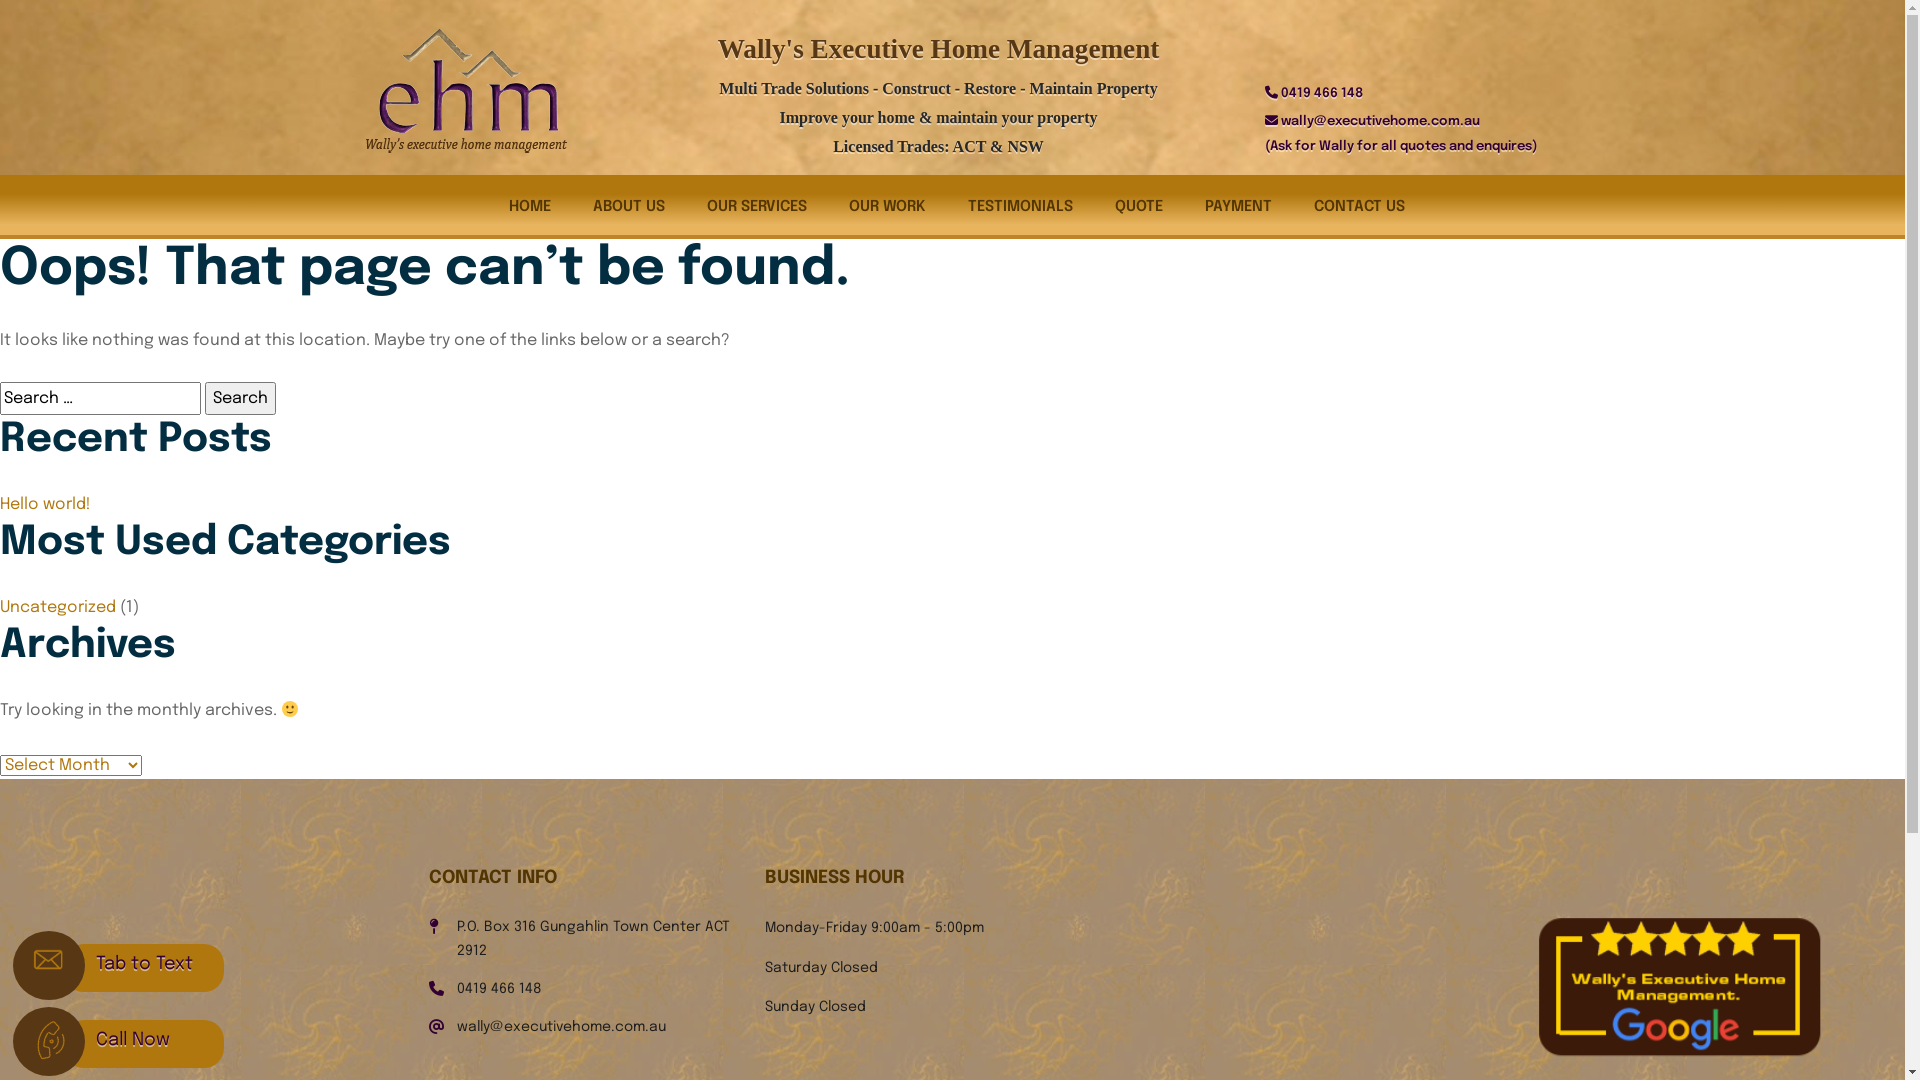 This screenshot has height=1080, width=1920. What do you see at coordinates (1378, 121) in the screenshot?
I see `'wally@executivehome.com.au'` at bounding box center [1378, 121].